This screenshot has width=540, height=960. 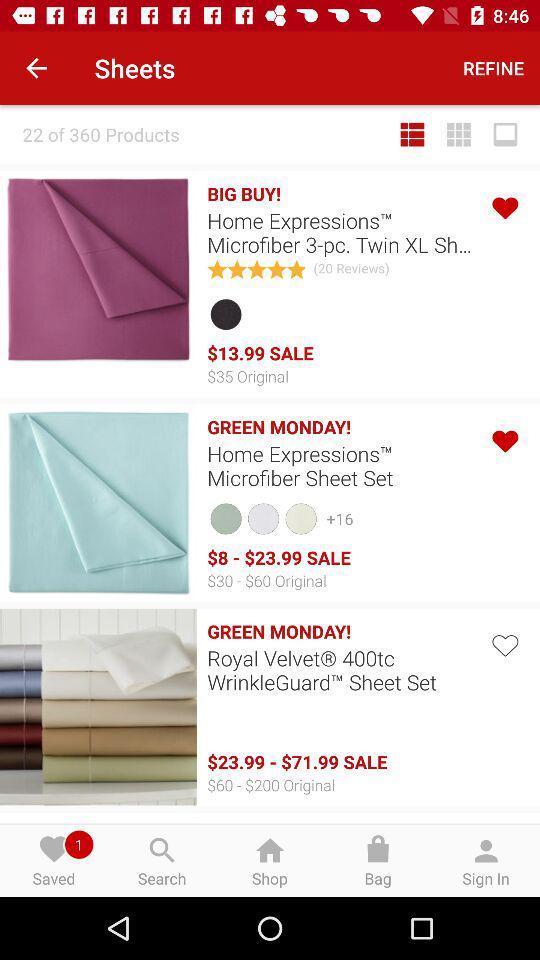 What do you see at coordinates (459, 133) in the screenshot?
I see `the item below the refine icon` at bounding box center [459, 133].